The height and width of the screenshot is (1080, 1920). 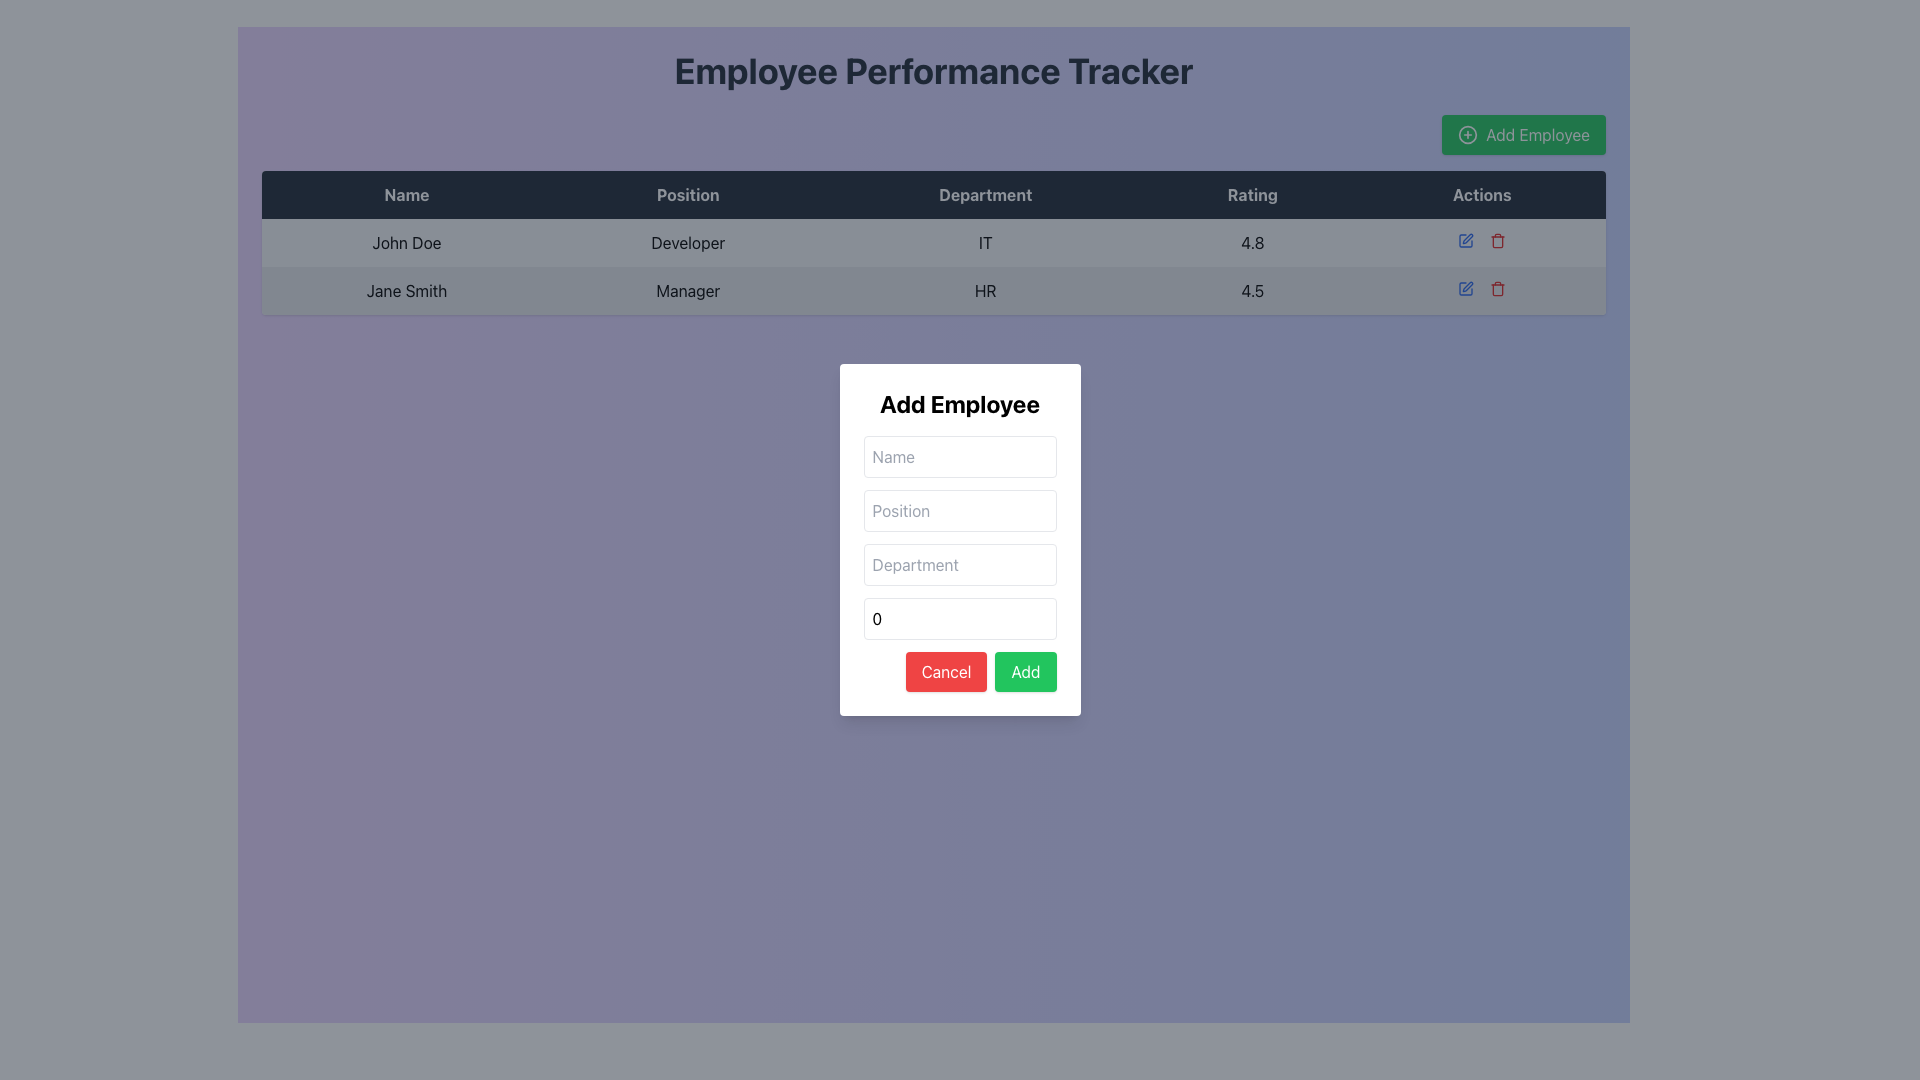 What do you see at coordinates (1523, 135) in the screenshot?
I see `the 'Add Employee' button with a green background and white text` at bounding box center [1523, 135].